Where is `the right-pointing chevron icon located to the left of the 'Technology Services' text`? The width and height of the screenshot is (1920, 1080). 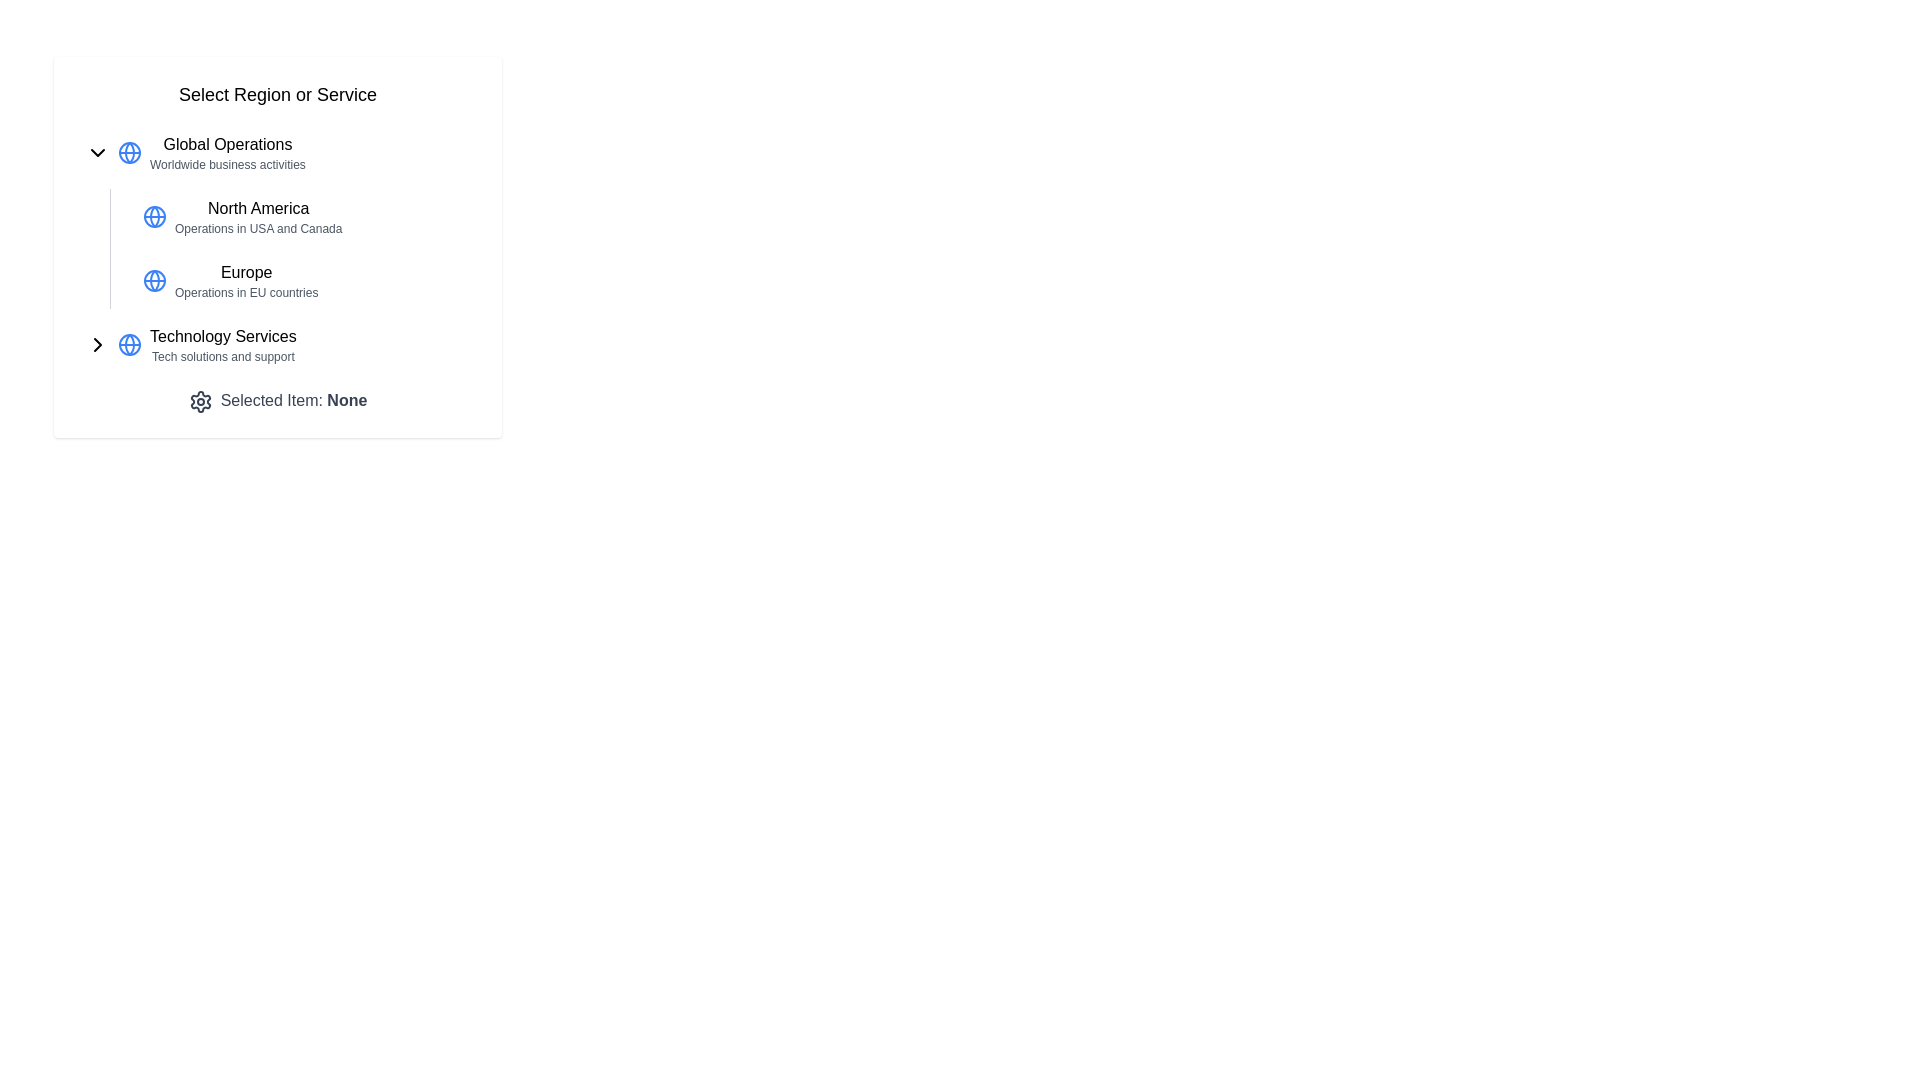
the right-pointing chevron icon located to the left of the 'Technology Services' text is located at coordinates (96, 343).